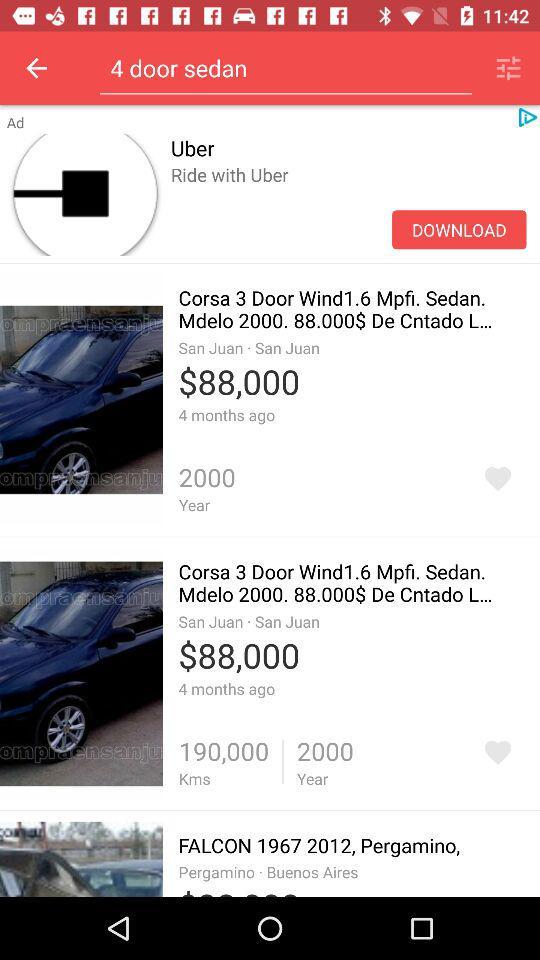 The width and height of the screenshot is (540, 960). What do you see at coordinates (459, 229) in the screenshot?
I see `icon above corsa 3 door item` at bounding box center [459, 229].